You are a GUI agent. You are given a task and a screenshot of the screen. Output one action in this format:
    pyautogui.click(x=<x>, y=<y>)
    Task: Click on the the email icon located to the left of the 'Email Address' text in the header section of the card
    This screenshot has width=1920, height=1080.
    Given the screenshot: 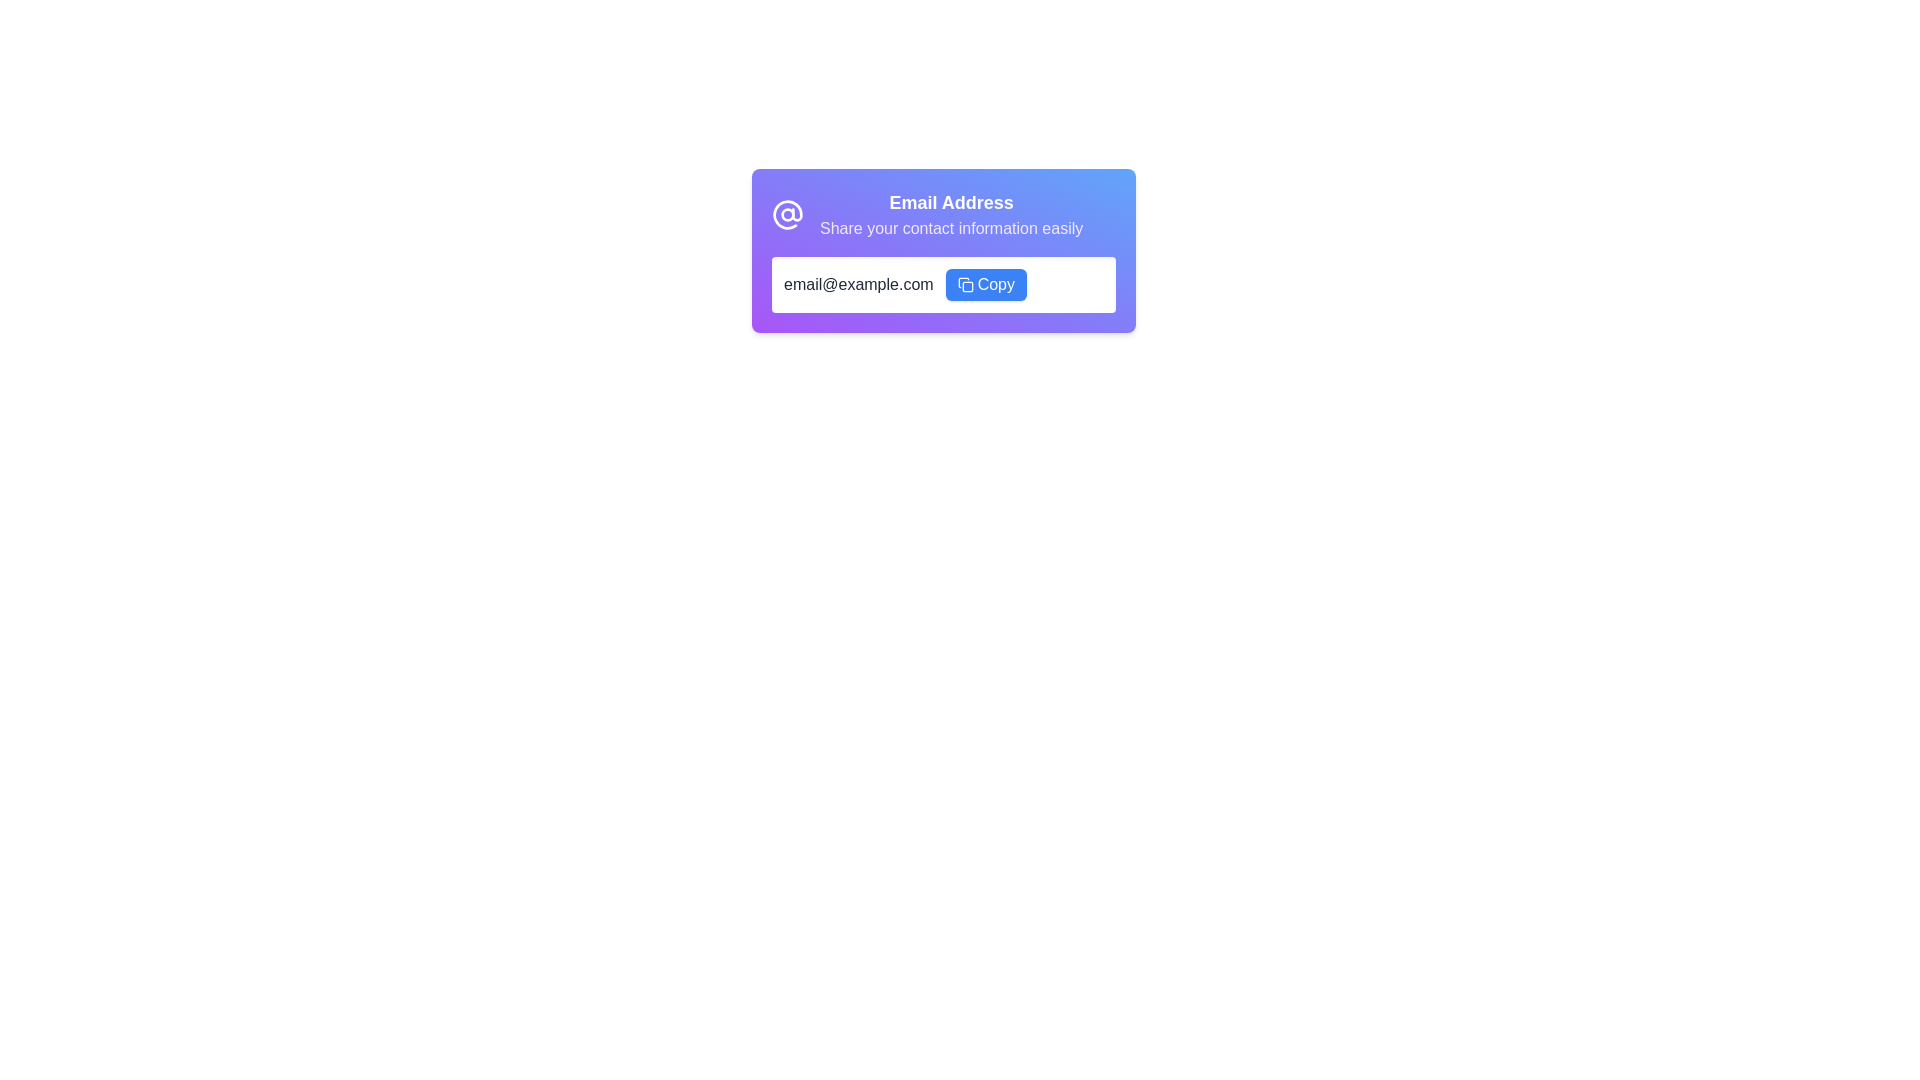 What is the action you would take?
    pyautogui.click(x=786, y=215)
    